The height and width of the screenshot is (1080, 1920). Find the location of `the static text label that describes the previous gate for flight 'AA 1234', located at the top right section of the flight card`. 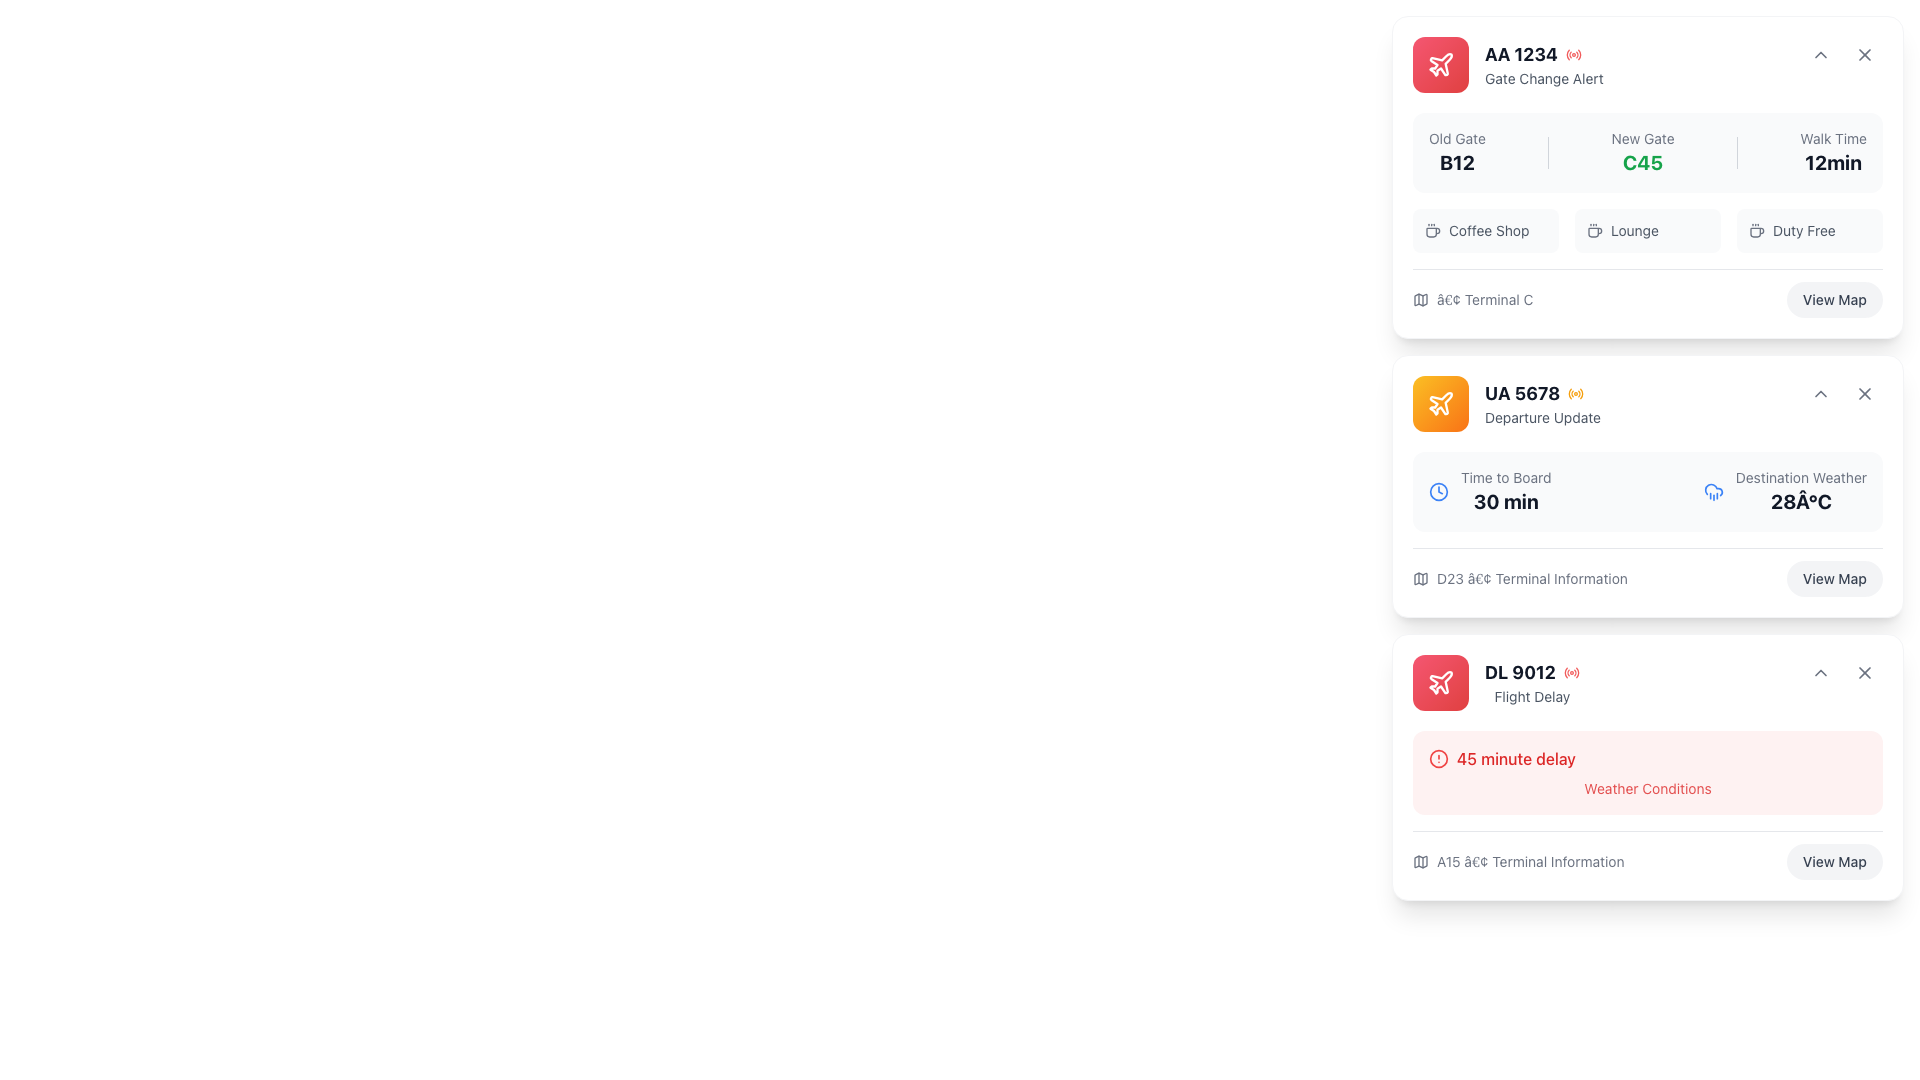

the static text label that describes the previous gate for flight 'AA 1234', located at the top right section of the flight card is located at coordinates (1457, 137).